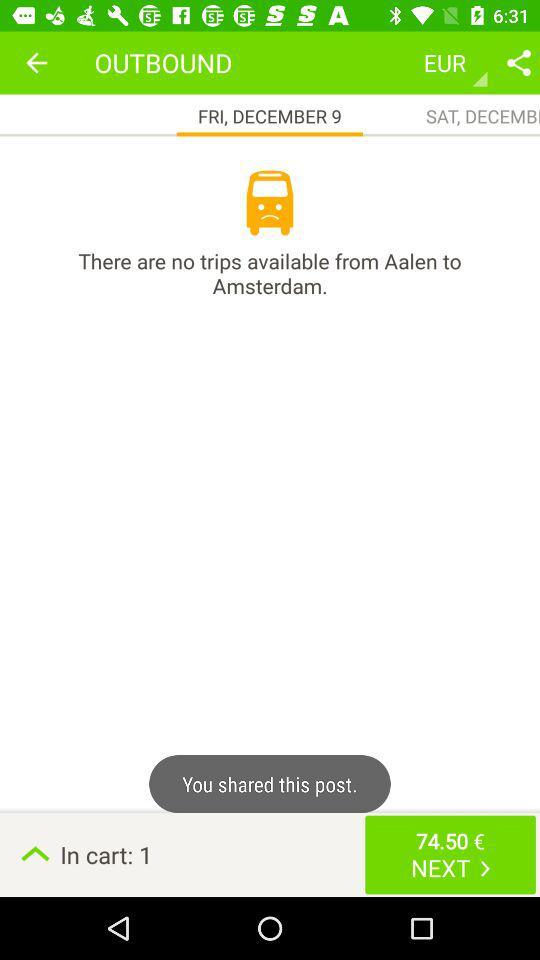 Image resolution: width=540 pixels, height=960 pixels. Describe the element at coordinates (518, 62) in the screenshot. I see `share` at that location.